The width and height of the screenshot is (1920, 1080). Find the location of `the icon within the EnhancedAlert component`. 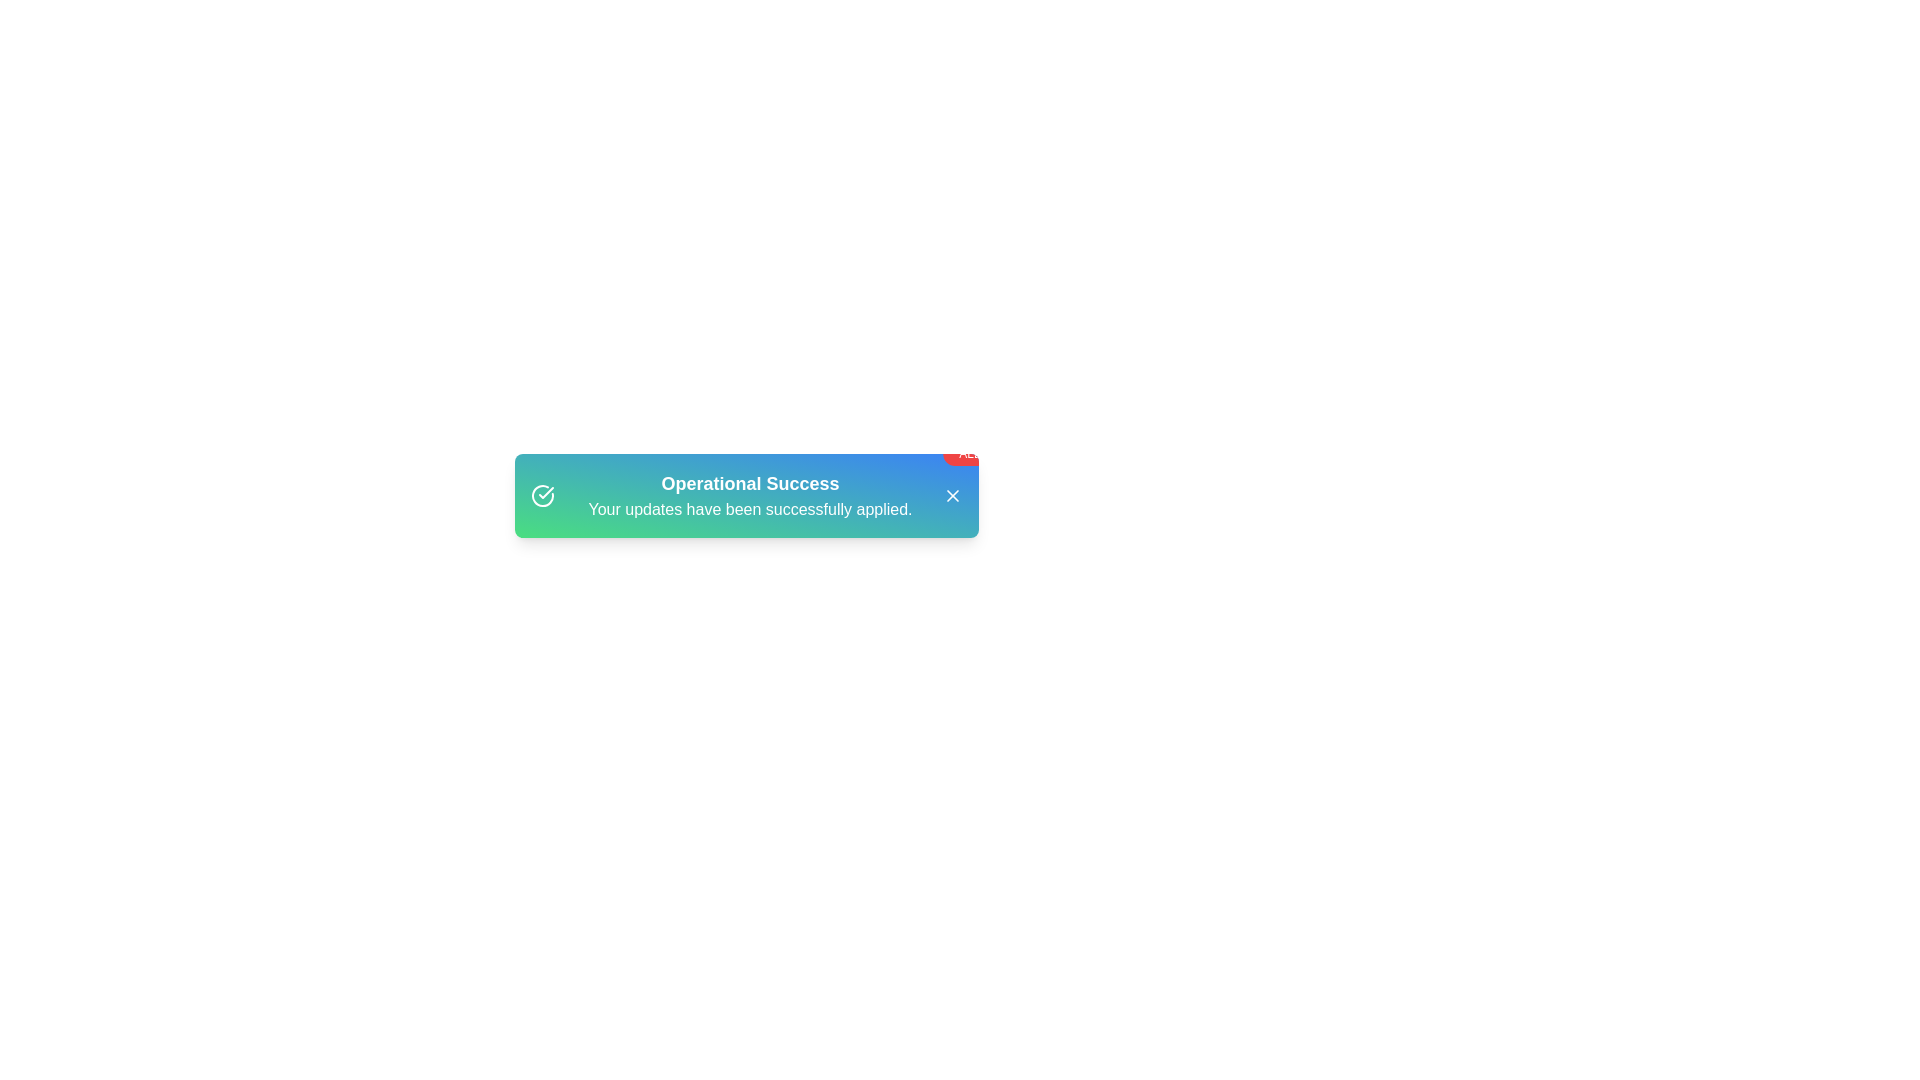

the icon within the EnhancedAlert component is located at coordinates (542, 495).